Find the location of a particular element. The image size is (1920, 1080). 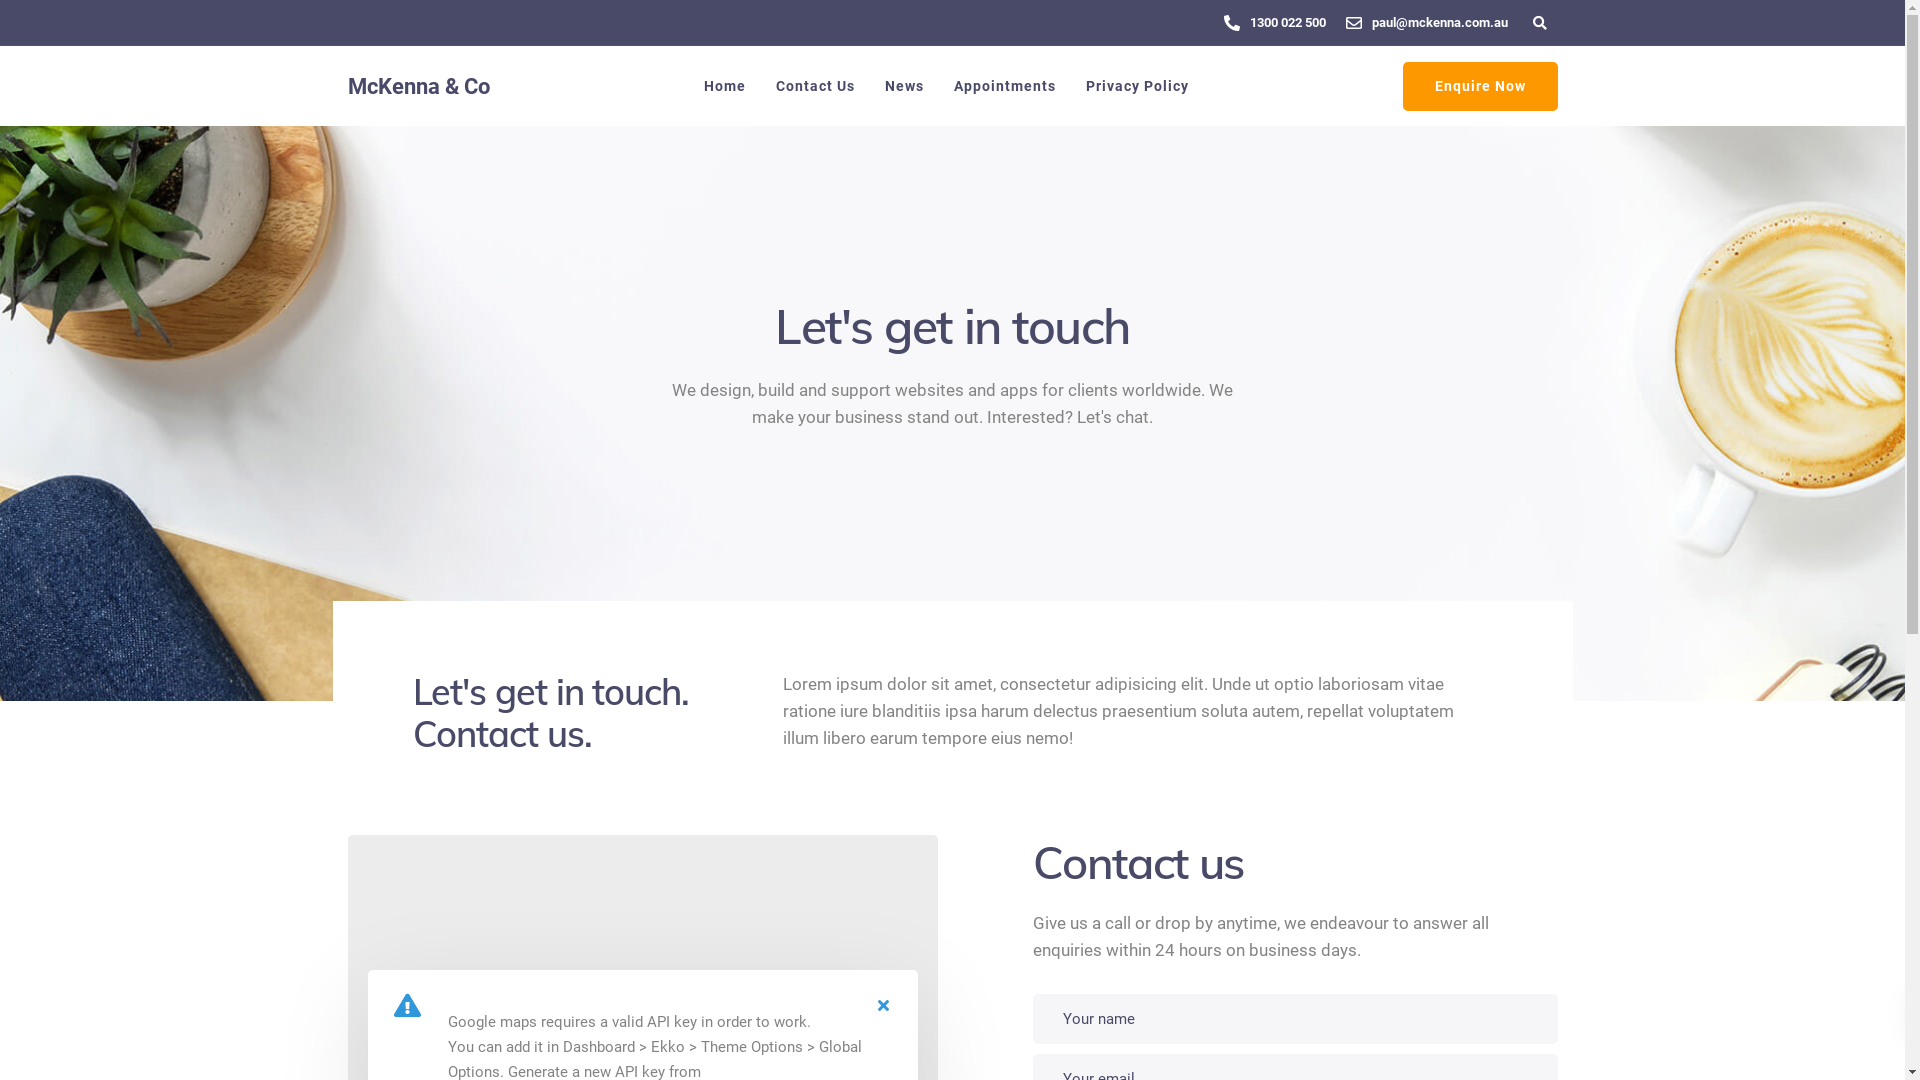

'Enquire Now' is located at coordinates (1479, 85).